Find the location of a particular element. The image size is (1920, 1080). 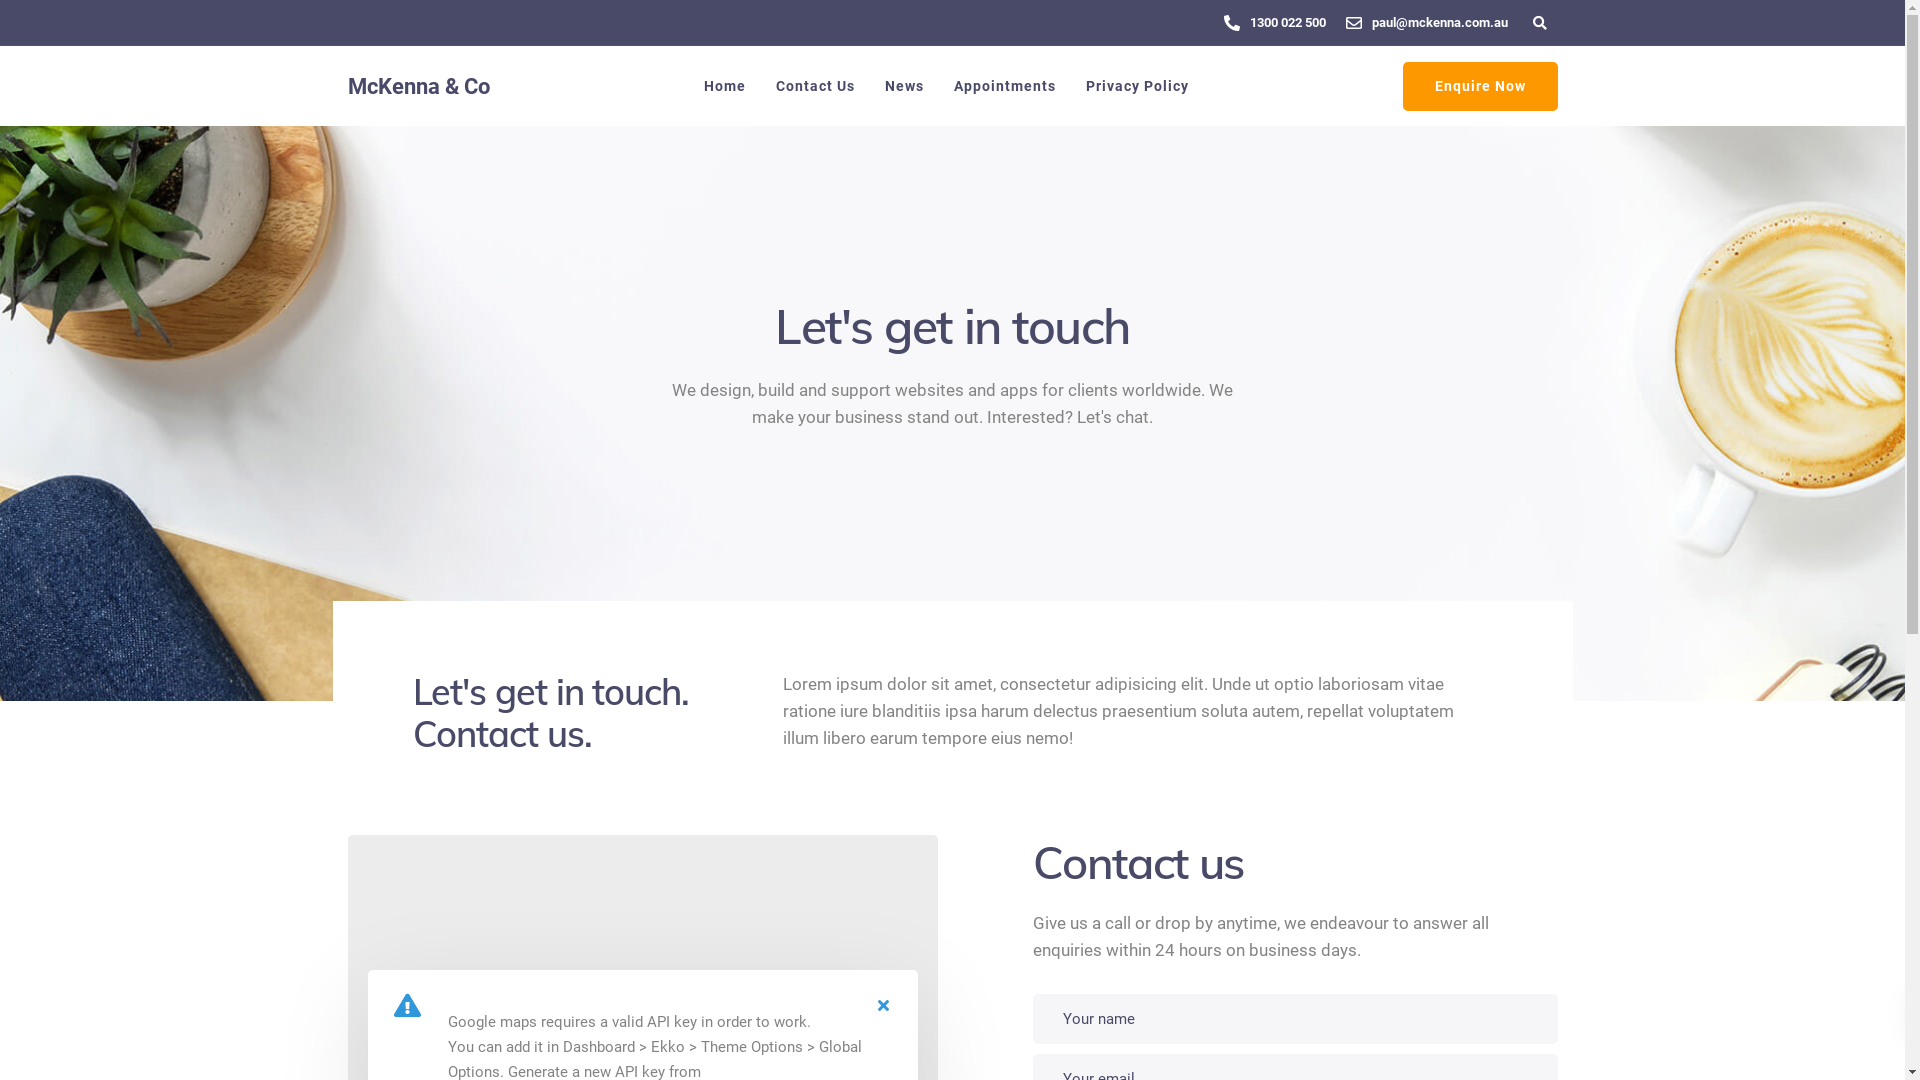

'Enquire Now' is located at coordinates (1479, 85).